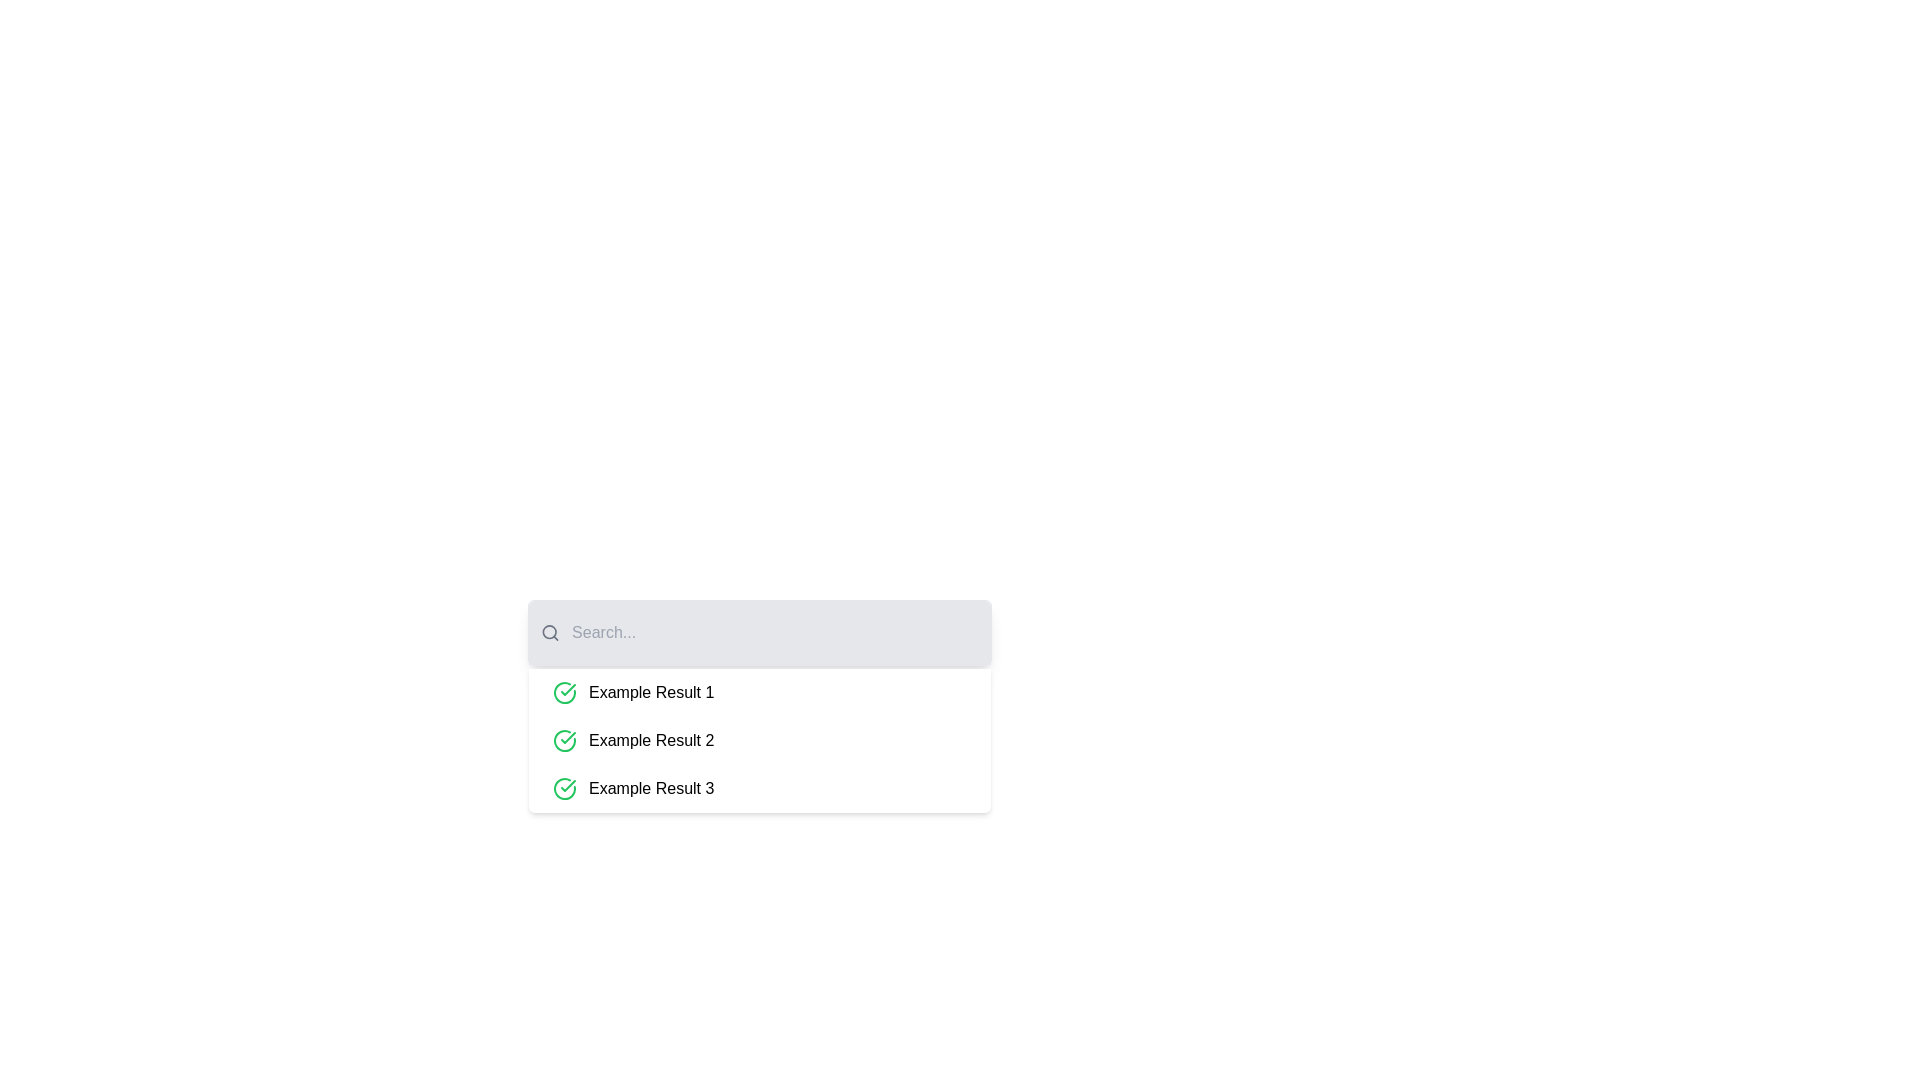 Image resolution: width=1920 pixels, height=1080 pixels. What do you see at coordinates (564, 692) in the screenshot?
I see `the green circular outline icon with a checkmark, located at the beginning of the row titled 'Example Result 1'` at bounding box center [564, 692].